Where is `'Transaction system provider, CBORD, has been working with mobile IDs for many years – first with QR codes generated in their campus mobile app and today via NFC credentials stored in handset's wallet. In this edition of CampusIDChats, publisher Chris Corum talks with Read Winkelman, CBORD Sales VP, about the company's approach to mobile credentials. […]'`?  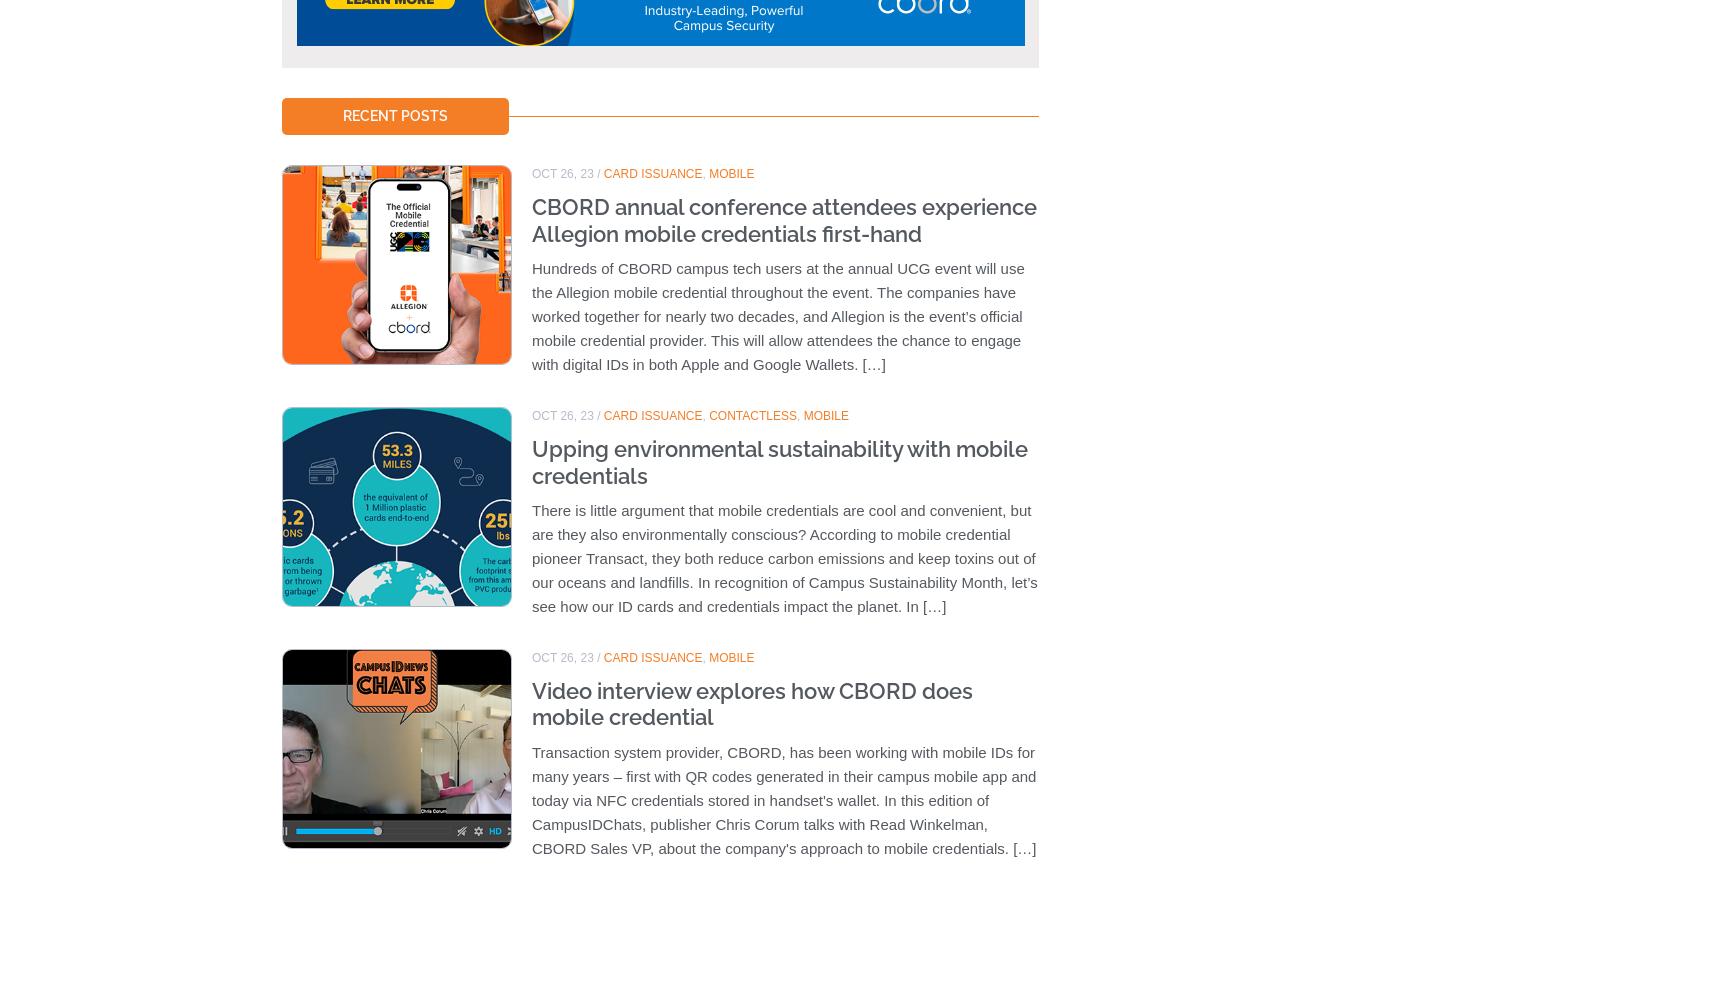
'Transaction system provider, CBORD, has been working with mobile IDs for many years – first with QR codes generated in their campus mobile app and today via NFC credentials stored in handset's wallet. In this edition of CampusIDChats, publisher Chris Corum talks with Read Winkelman, CBORD Sales VP, about the company's approach to mobile credentials. […]' is located at coordinates (784, 798).